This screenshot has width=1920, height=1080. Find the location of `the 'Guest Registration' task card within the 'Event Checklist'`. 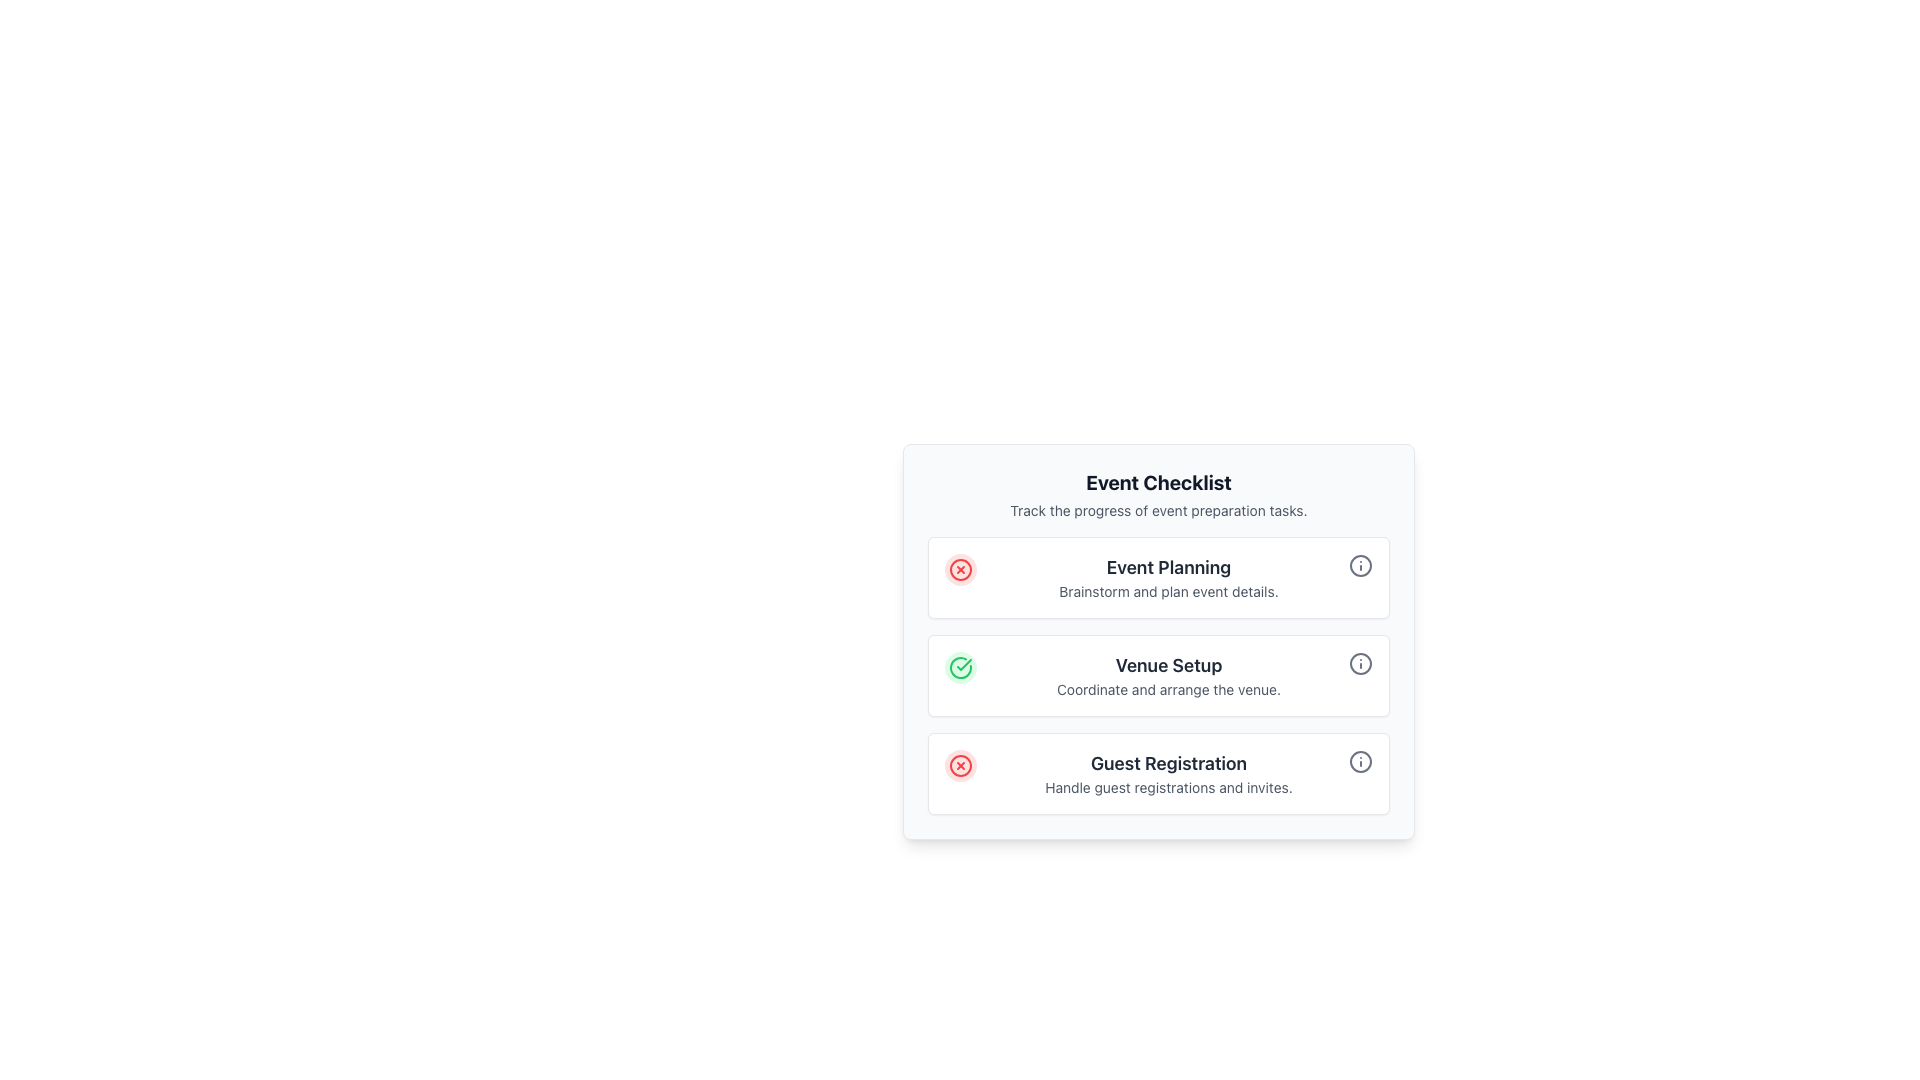

the 'Guest Registration' task card within the 'Event Checklist' is located at coordinates (1158, 773).